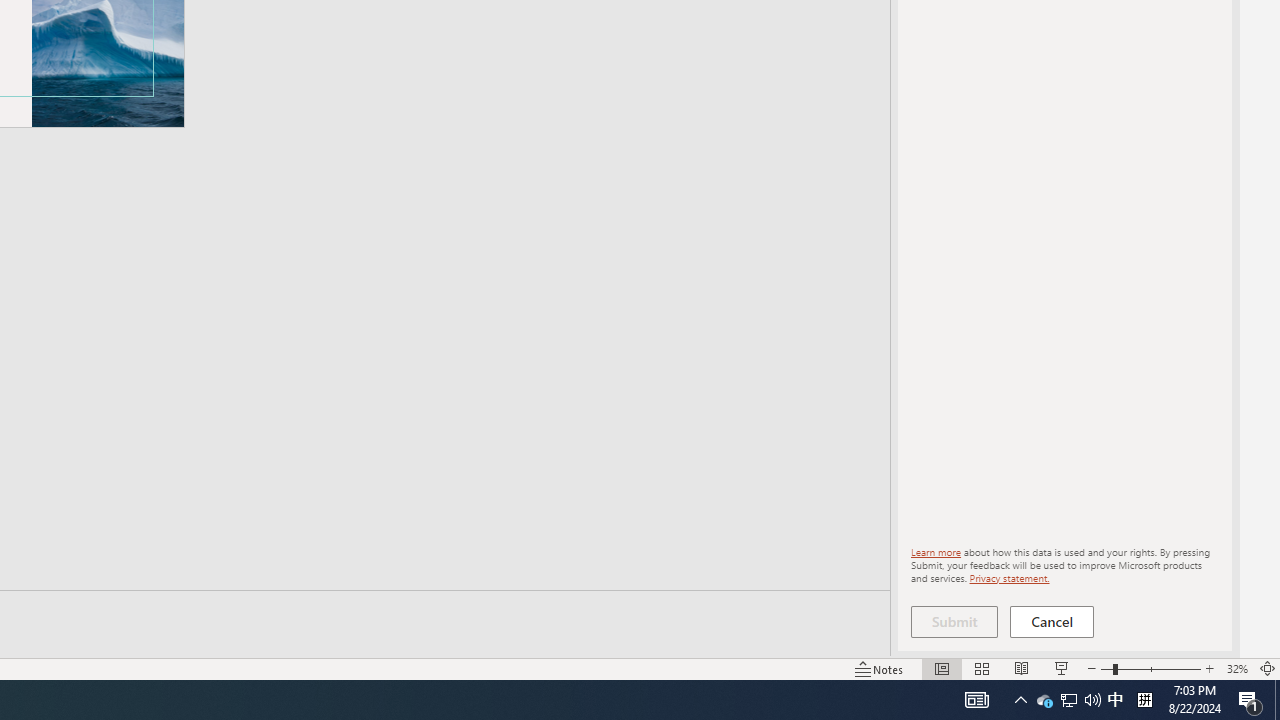 The width and height of the screenshot is (1280, 720). Describe the element at coordinates (1009, 577) in the screenshot. I see `'Privacy statement.'` at that location.